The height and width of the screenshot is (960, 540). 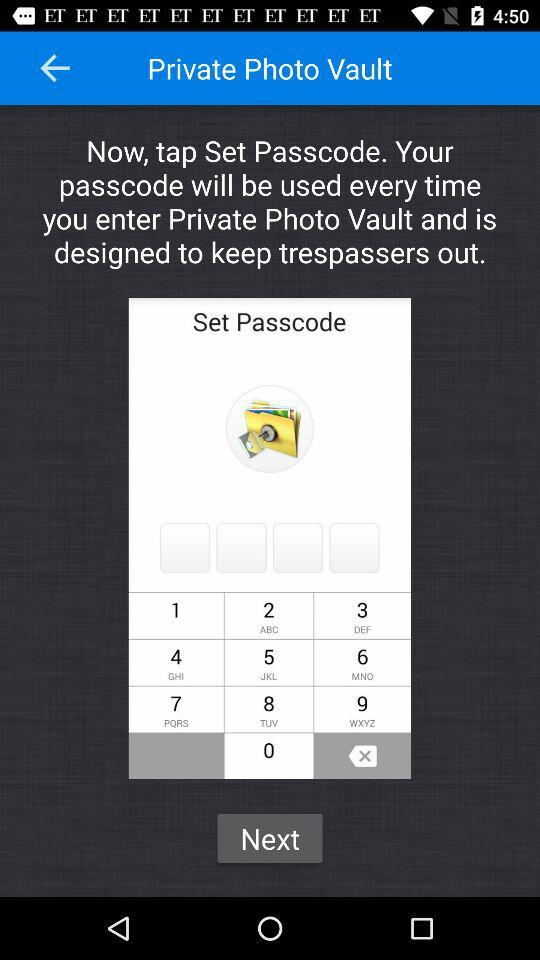 I want to click on the next icon, so click(x=270, y=838).